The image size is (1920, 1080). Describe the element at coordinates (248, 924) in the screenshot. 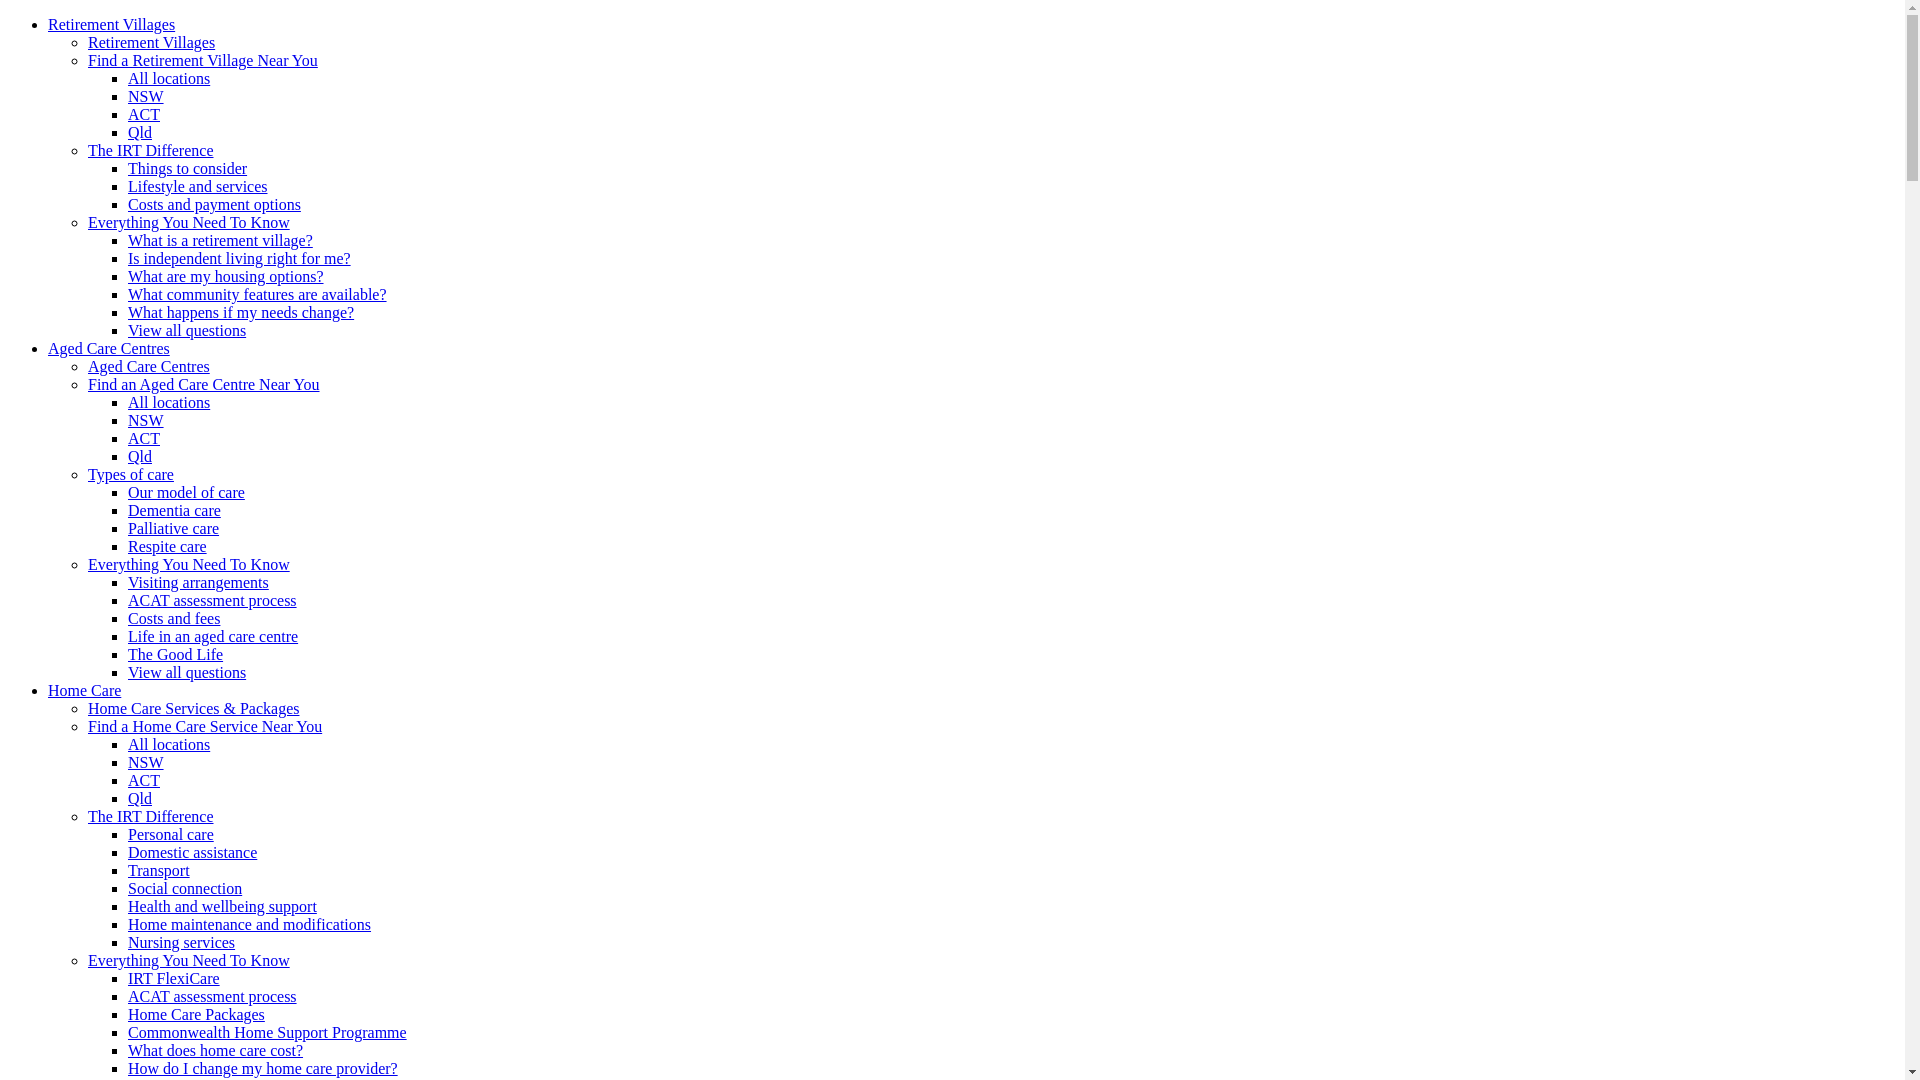

I see `'Home maintenance and modifications'` at that location.